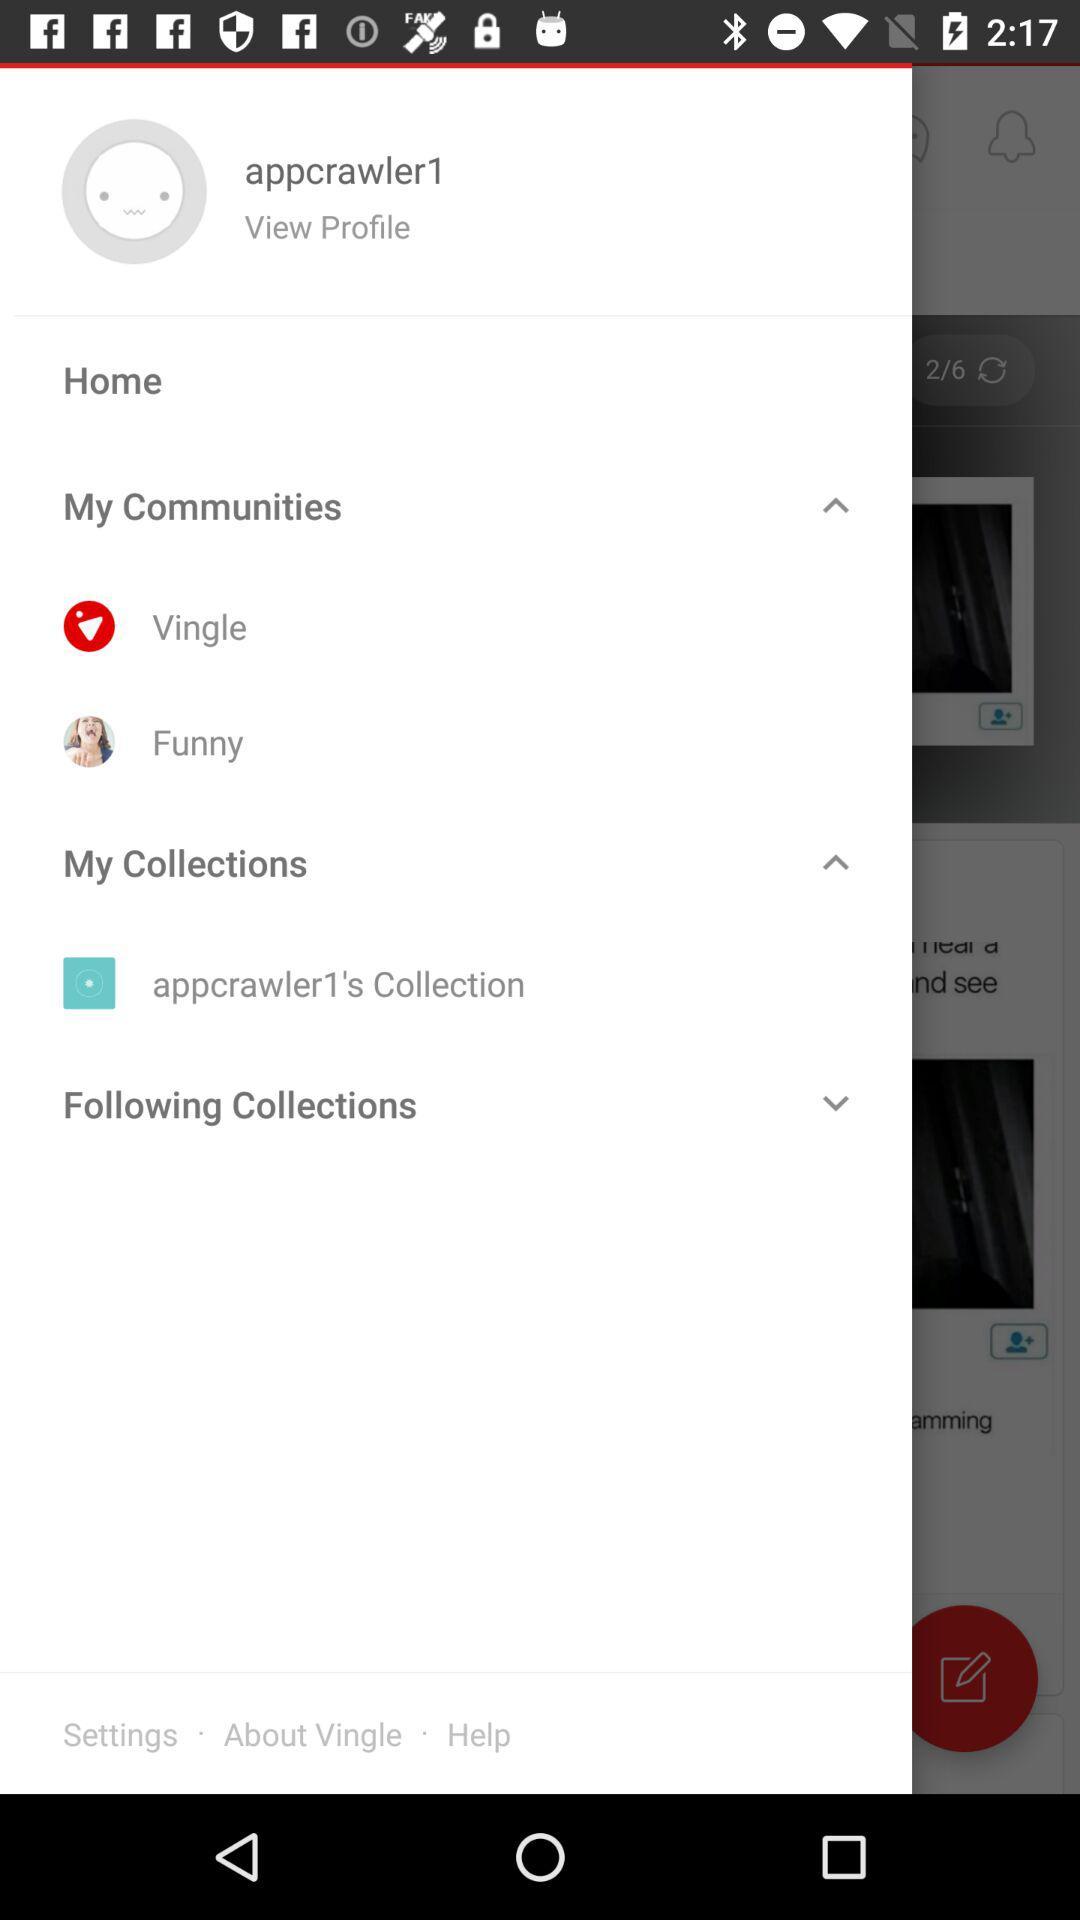  I want to click on the notifications icon, so click(1011, 135).